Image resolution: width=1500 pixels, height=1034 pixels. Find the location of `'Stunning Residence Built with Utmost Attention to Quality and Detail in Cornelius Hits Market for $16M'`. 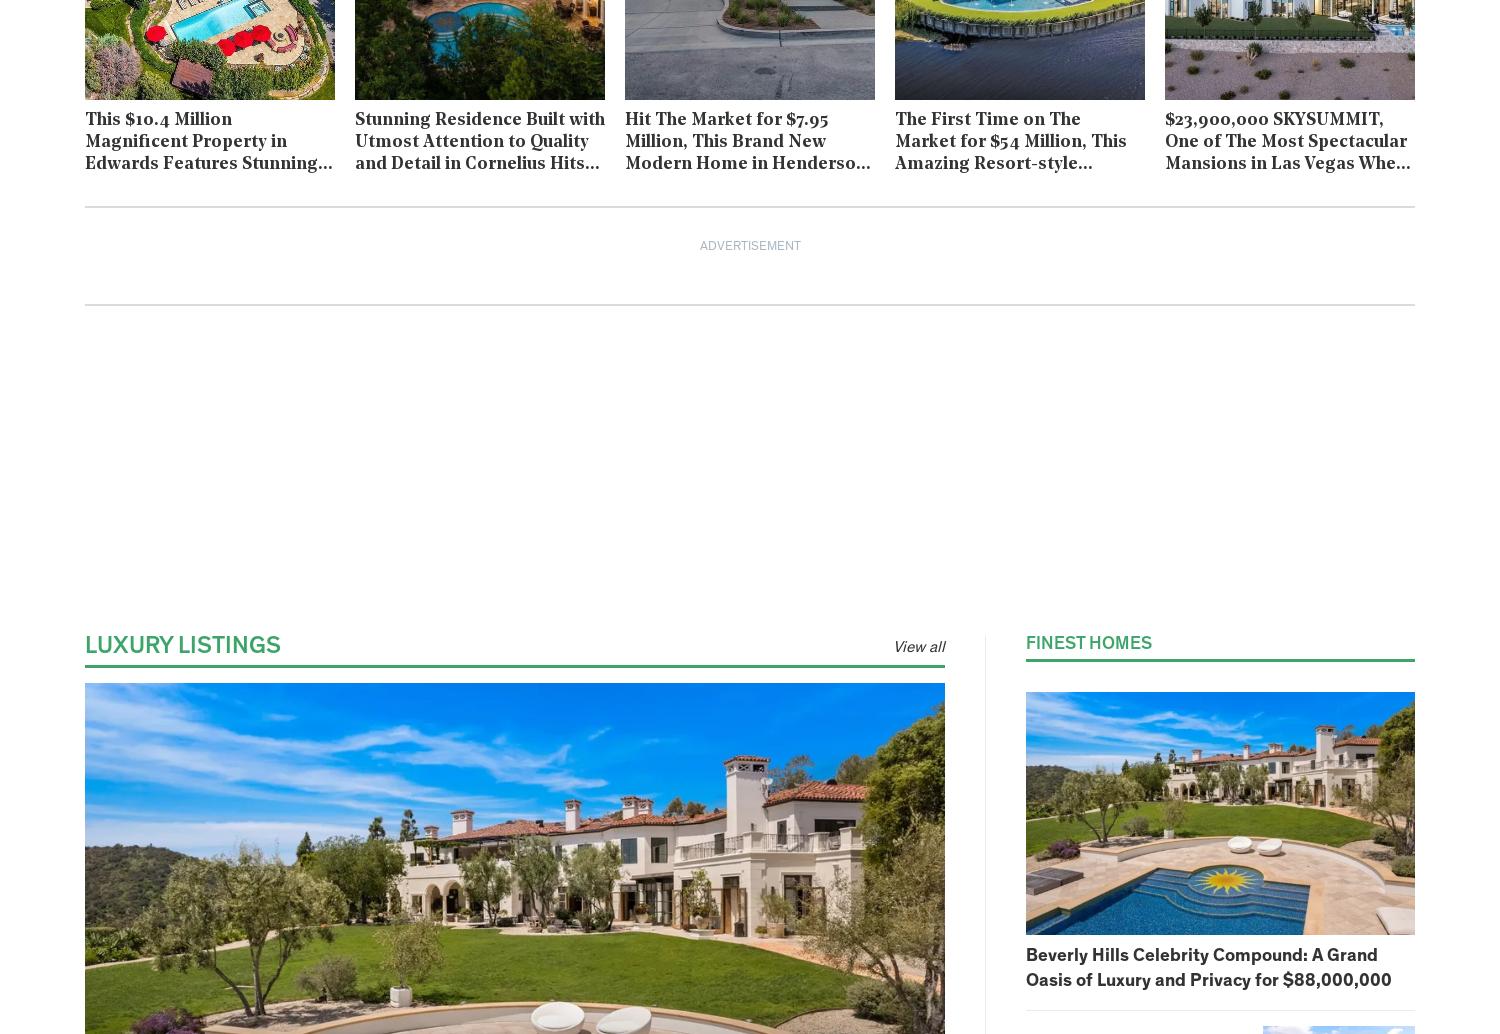

'Stunning Residence Built with Utmost Attention to Quality and Detail in Cornelius Hits Market for $16M' is located at coordinates (479, 153).